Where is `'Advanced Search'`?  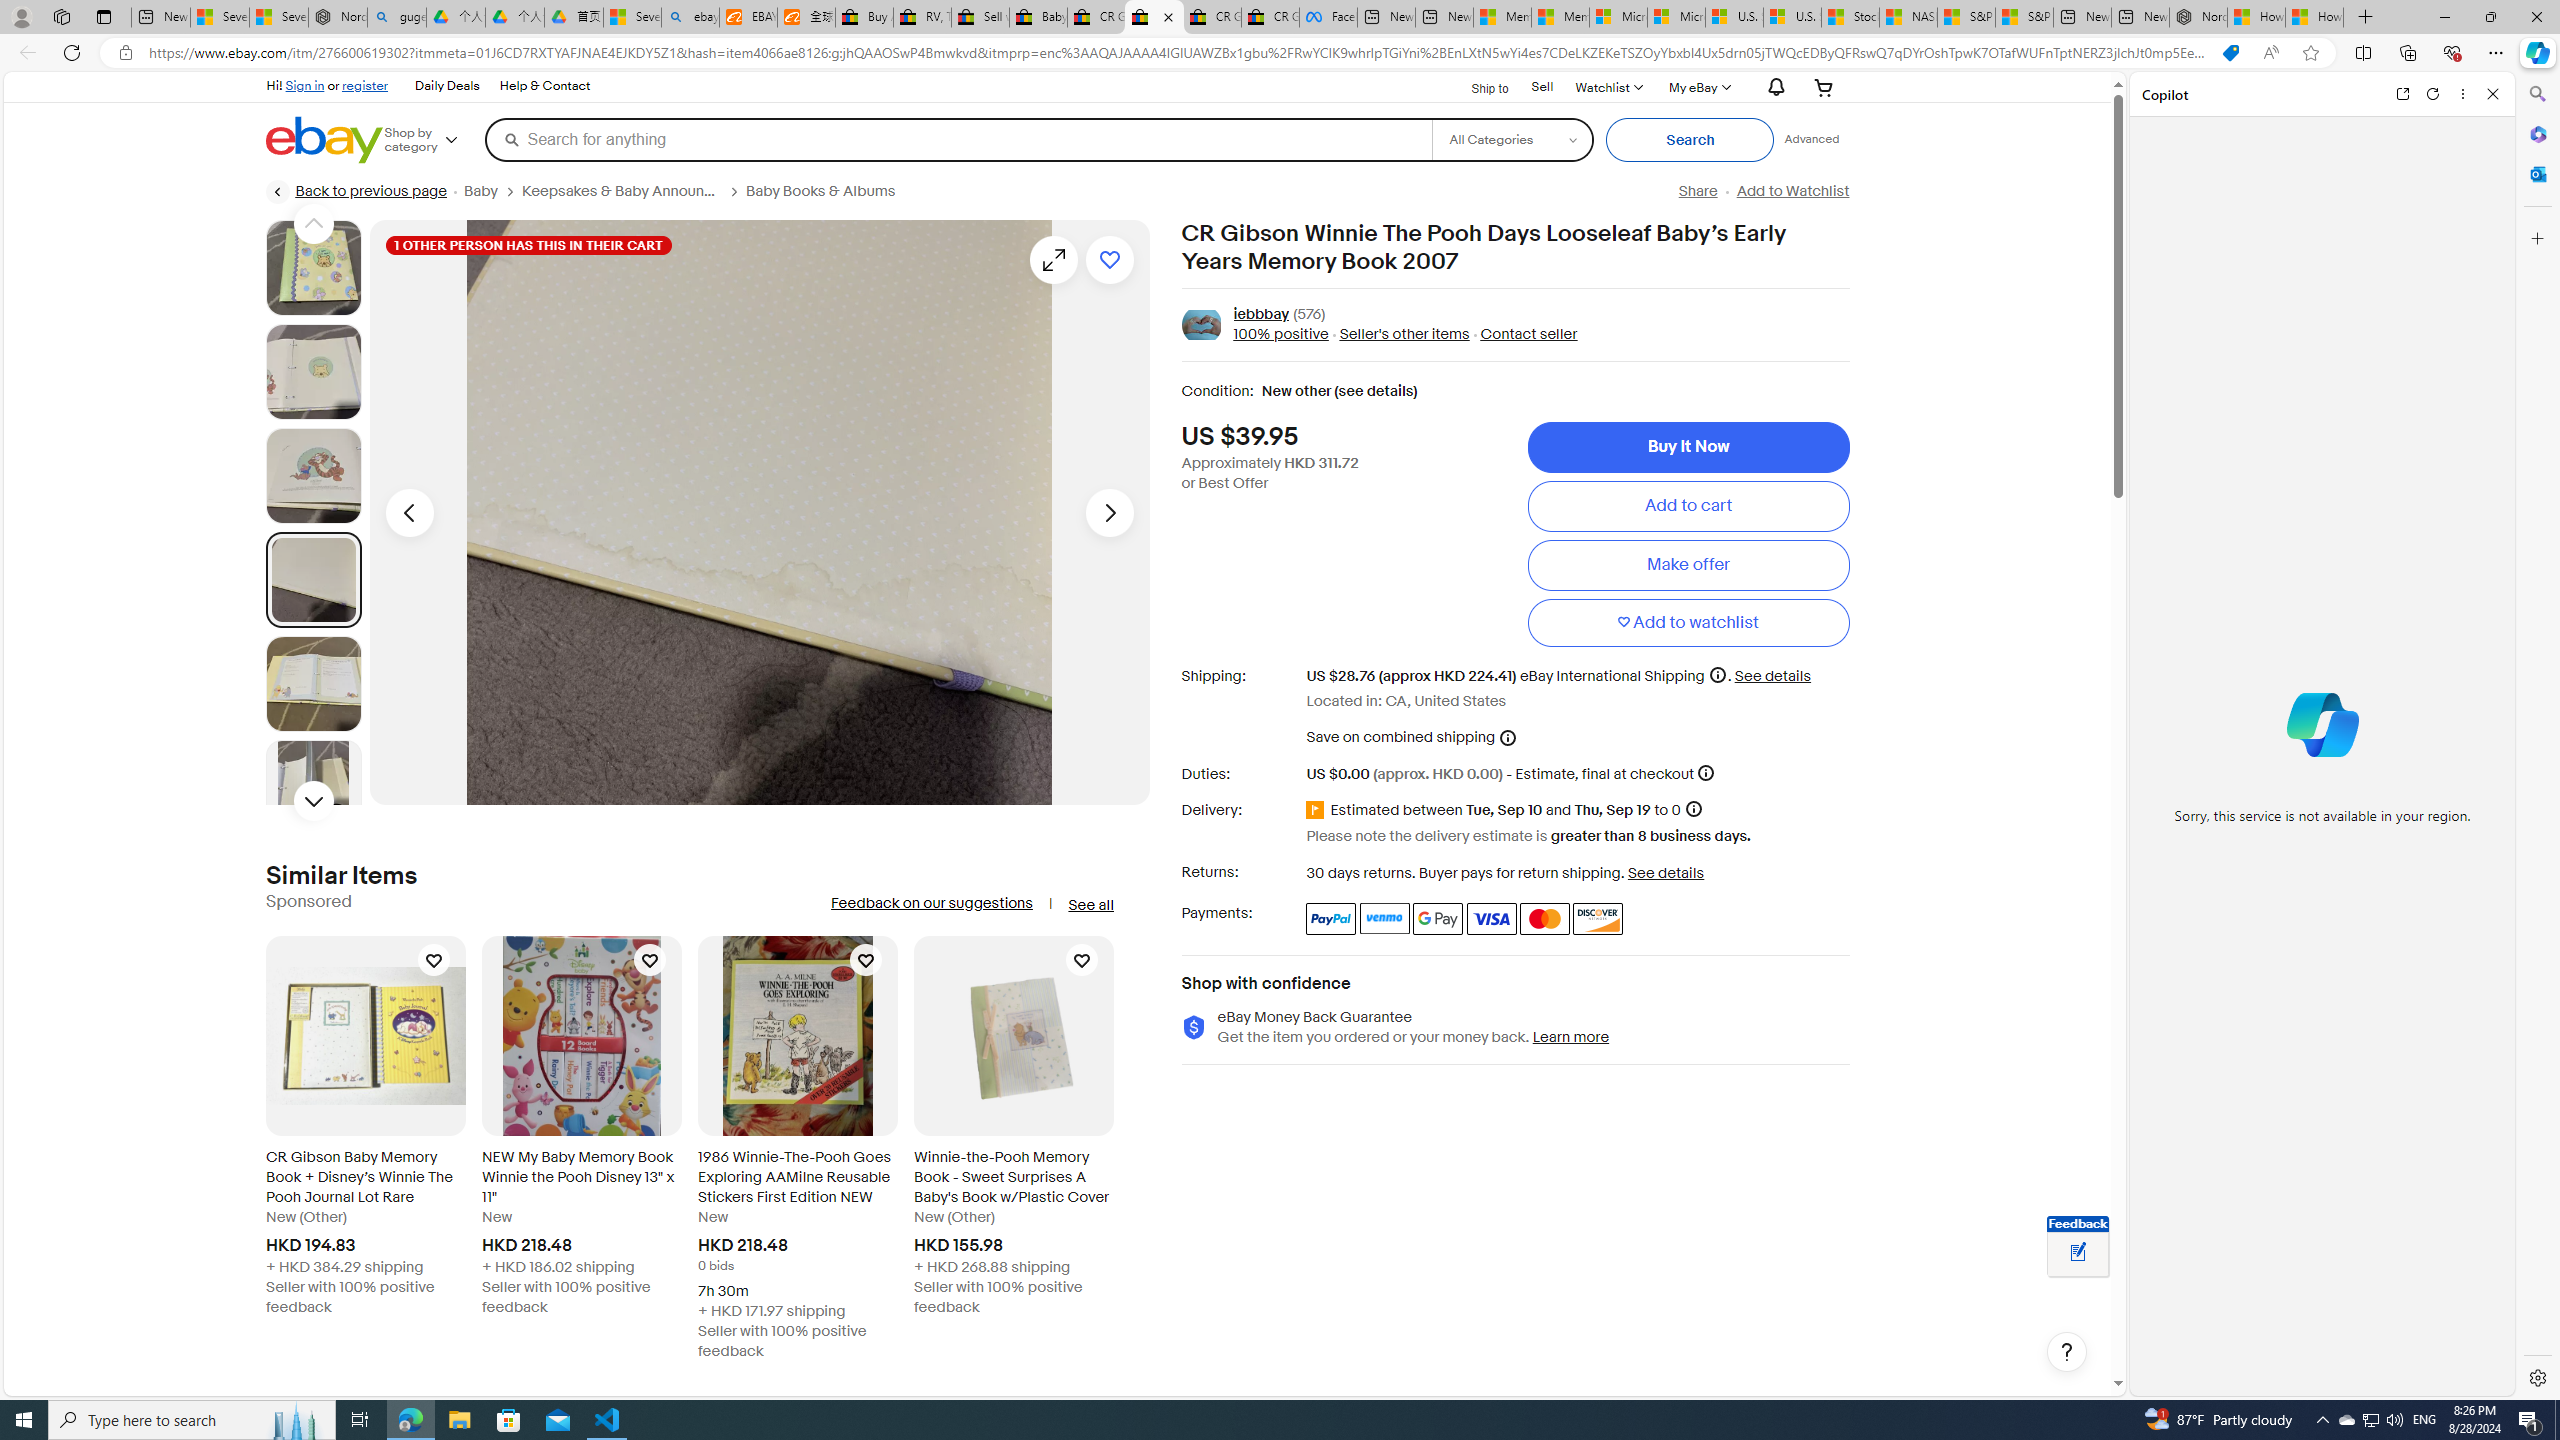
'Advanced Search' is located at coordinates (1811, 138).